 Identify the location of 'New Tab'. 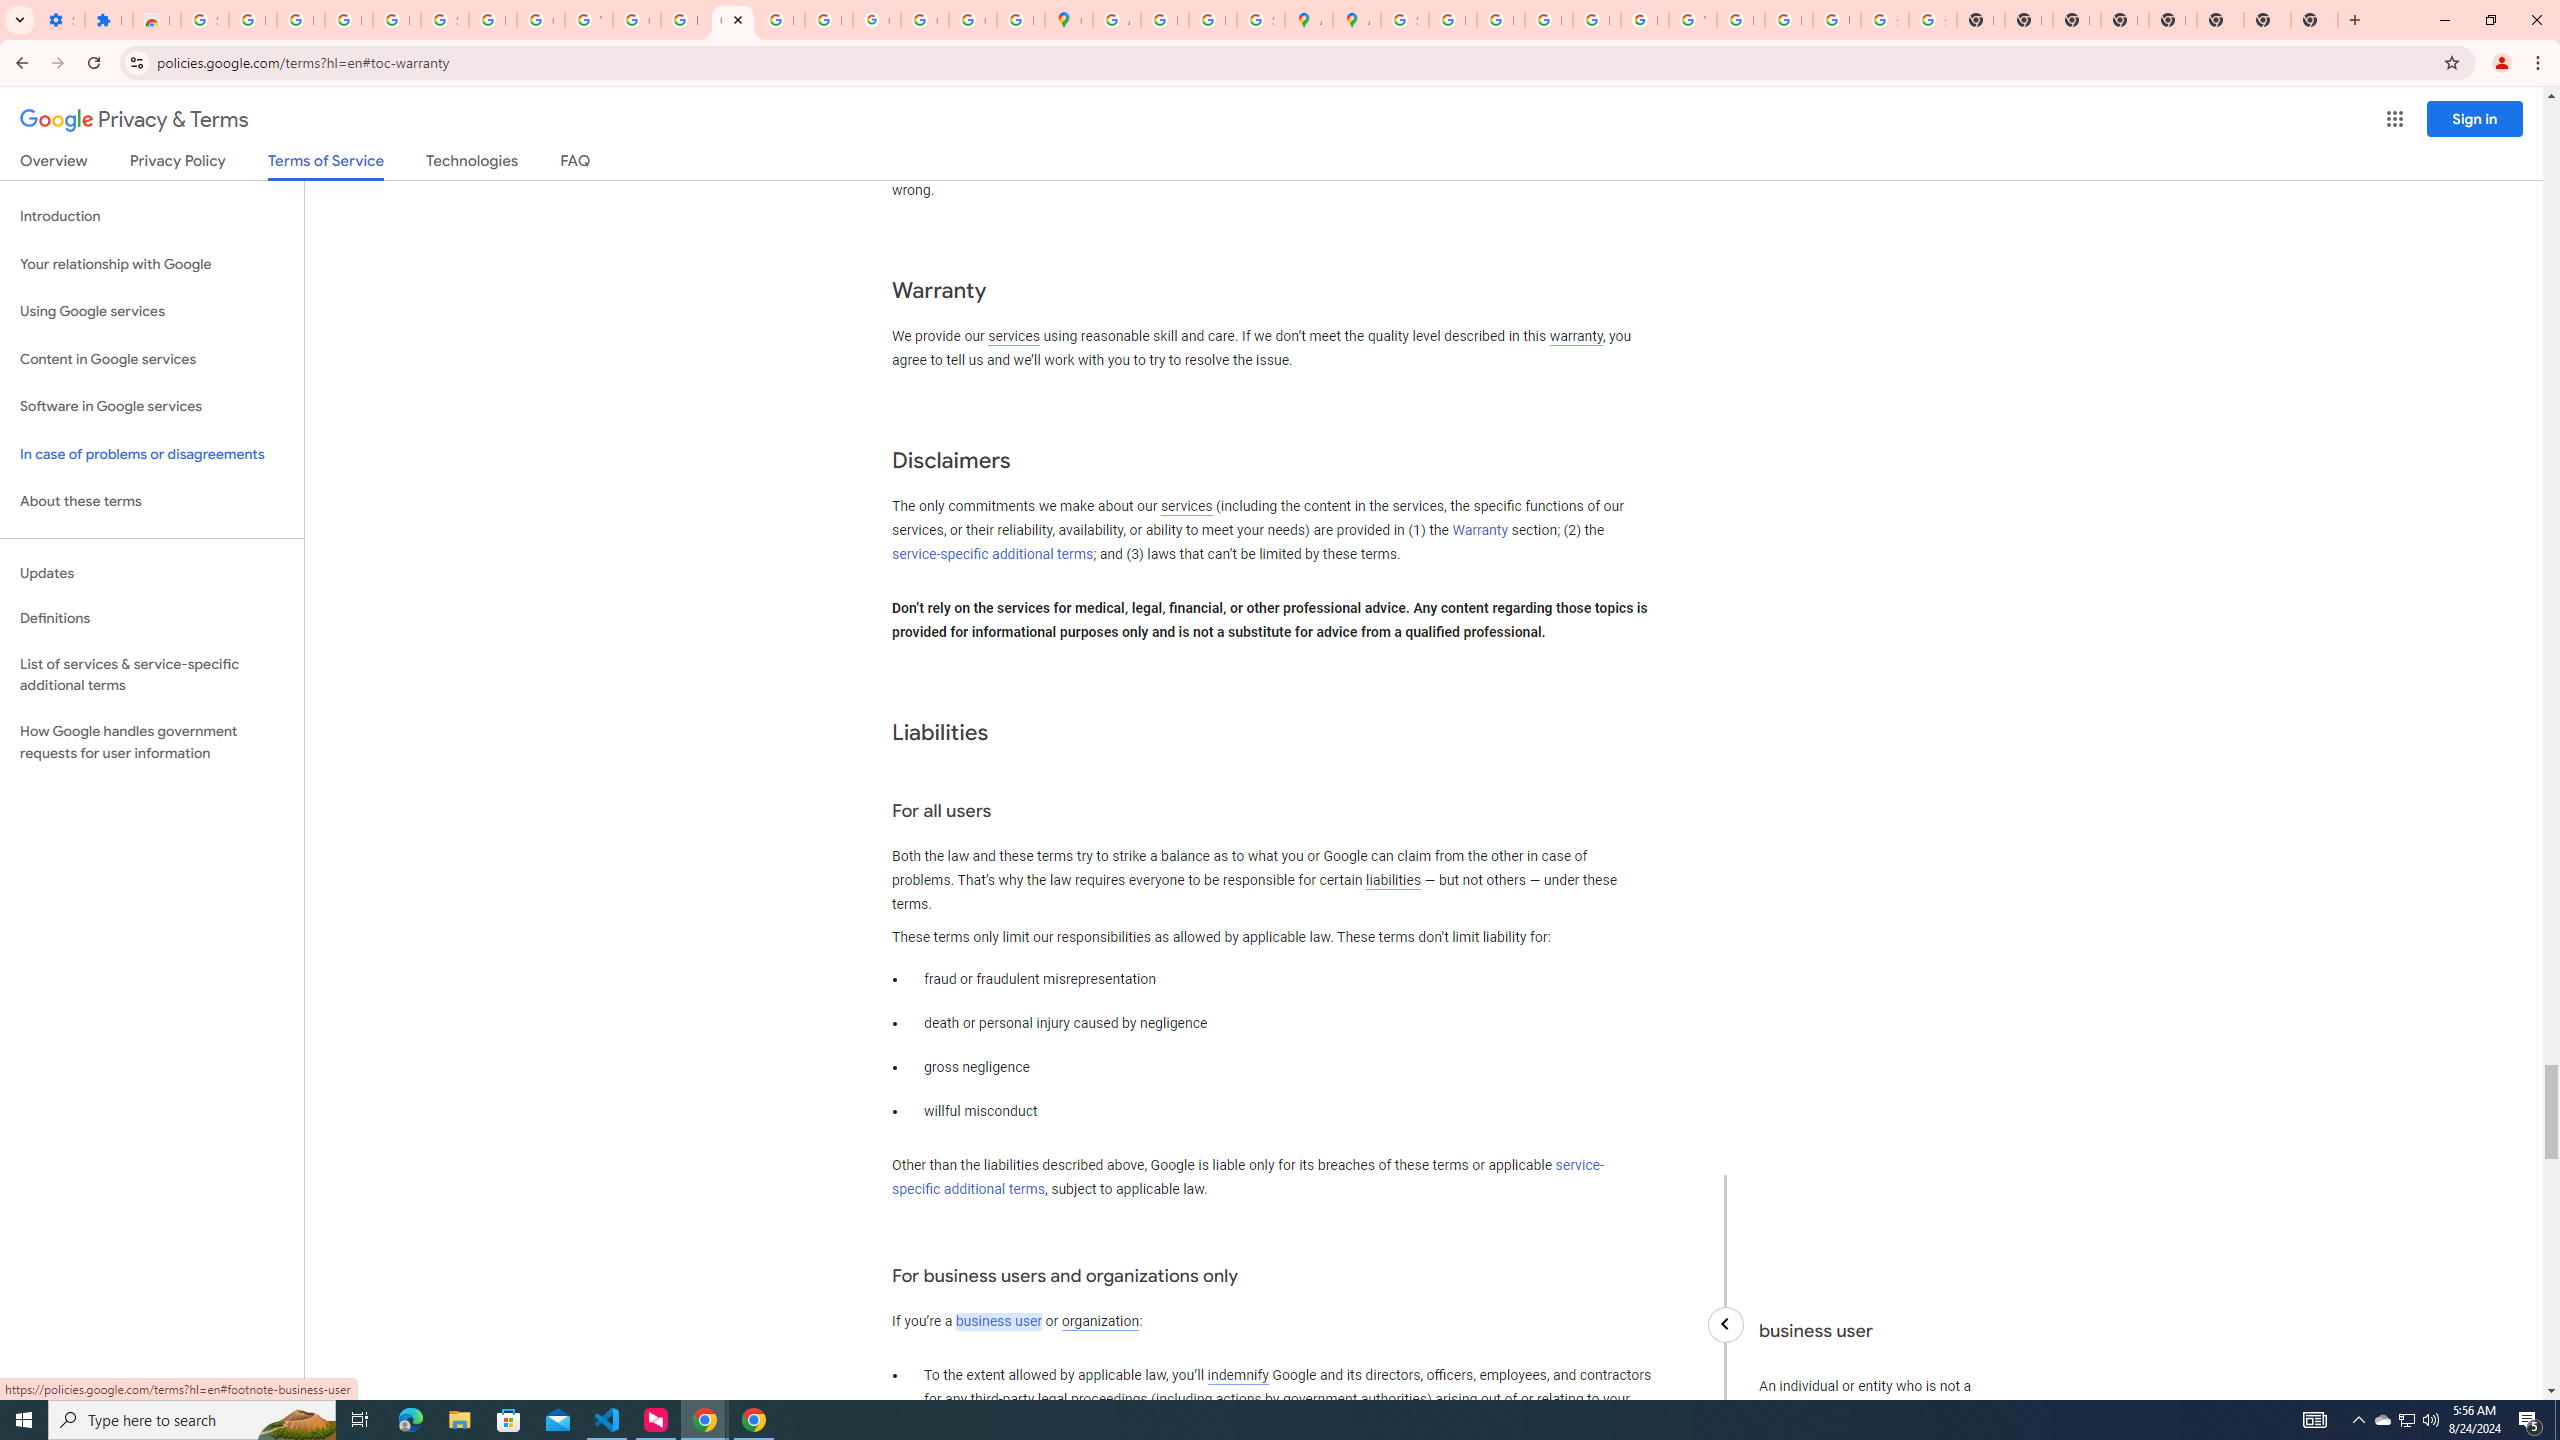
(2314, 19).